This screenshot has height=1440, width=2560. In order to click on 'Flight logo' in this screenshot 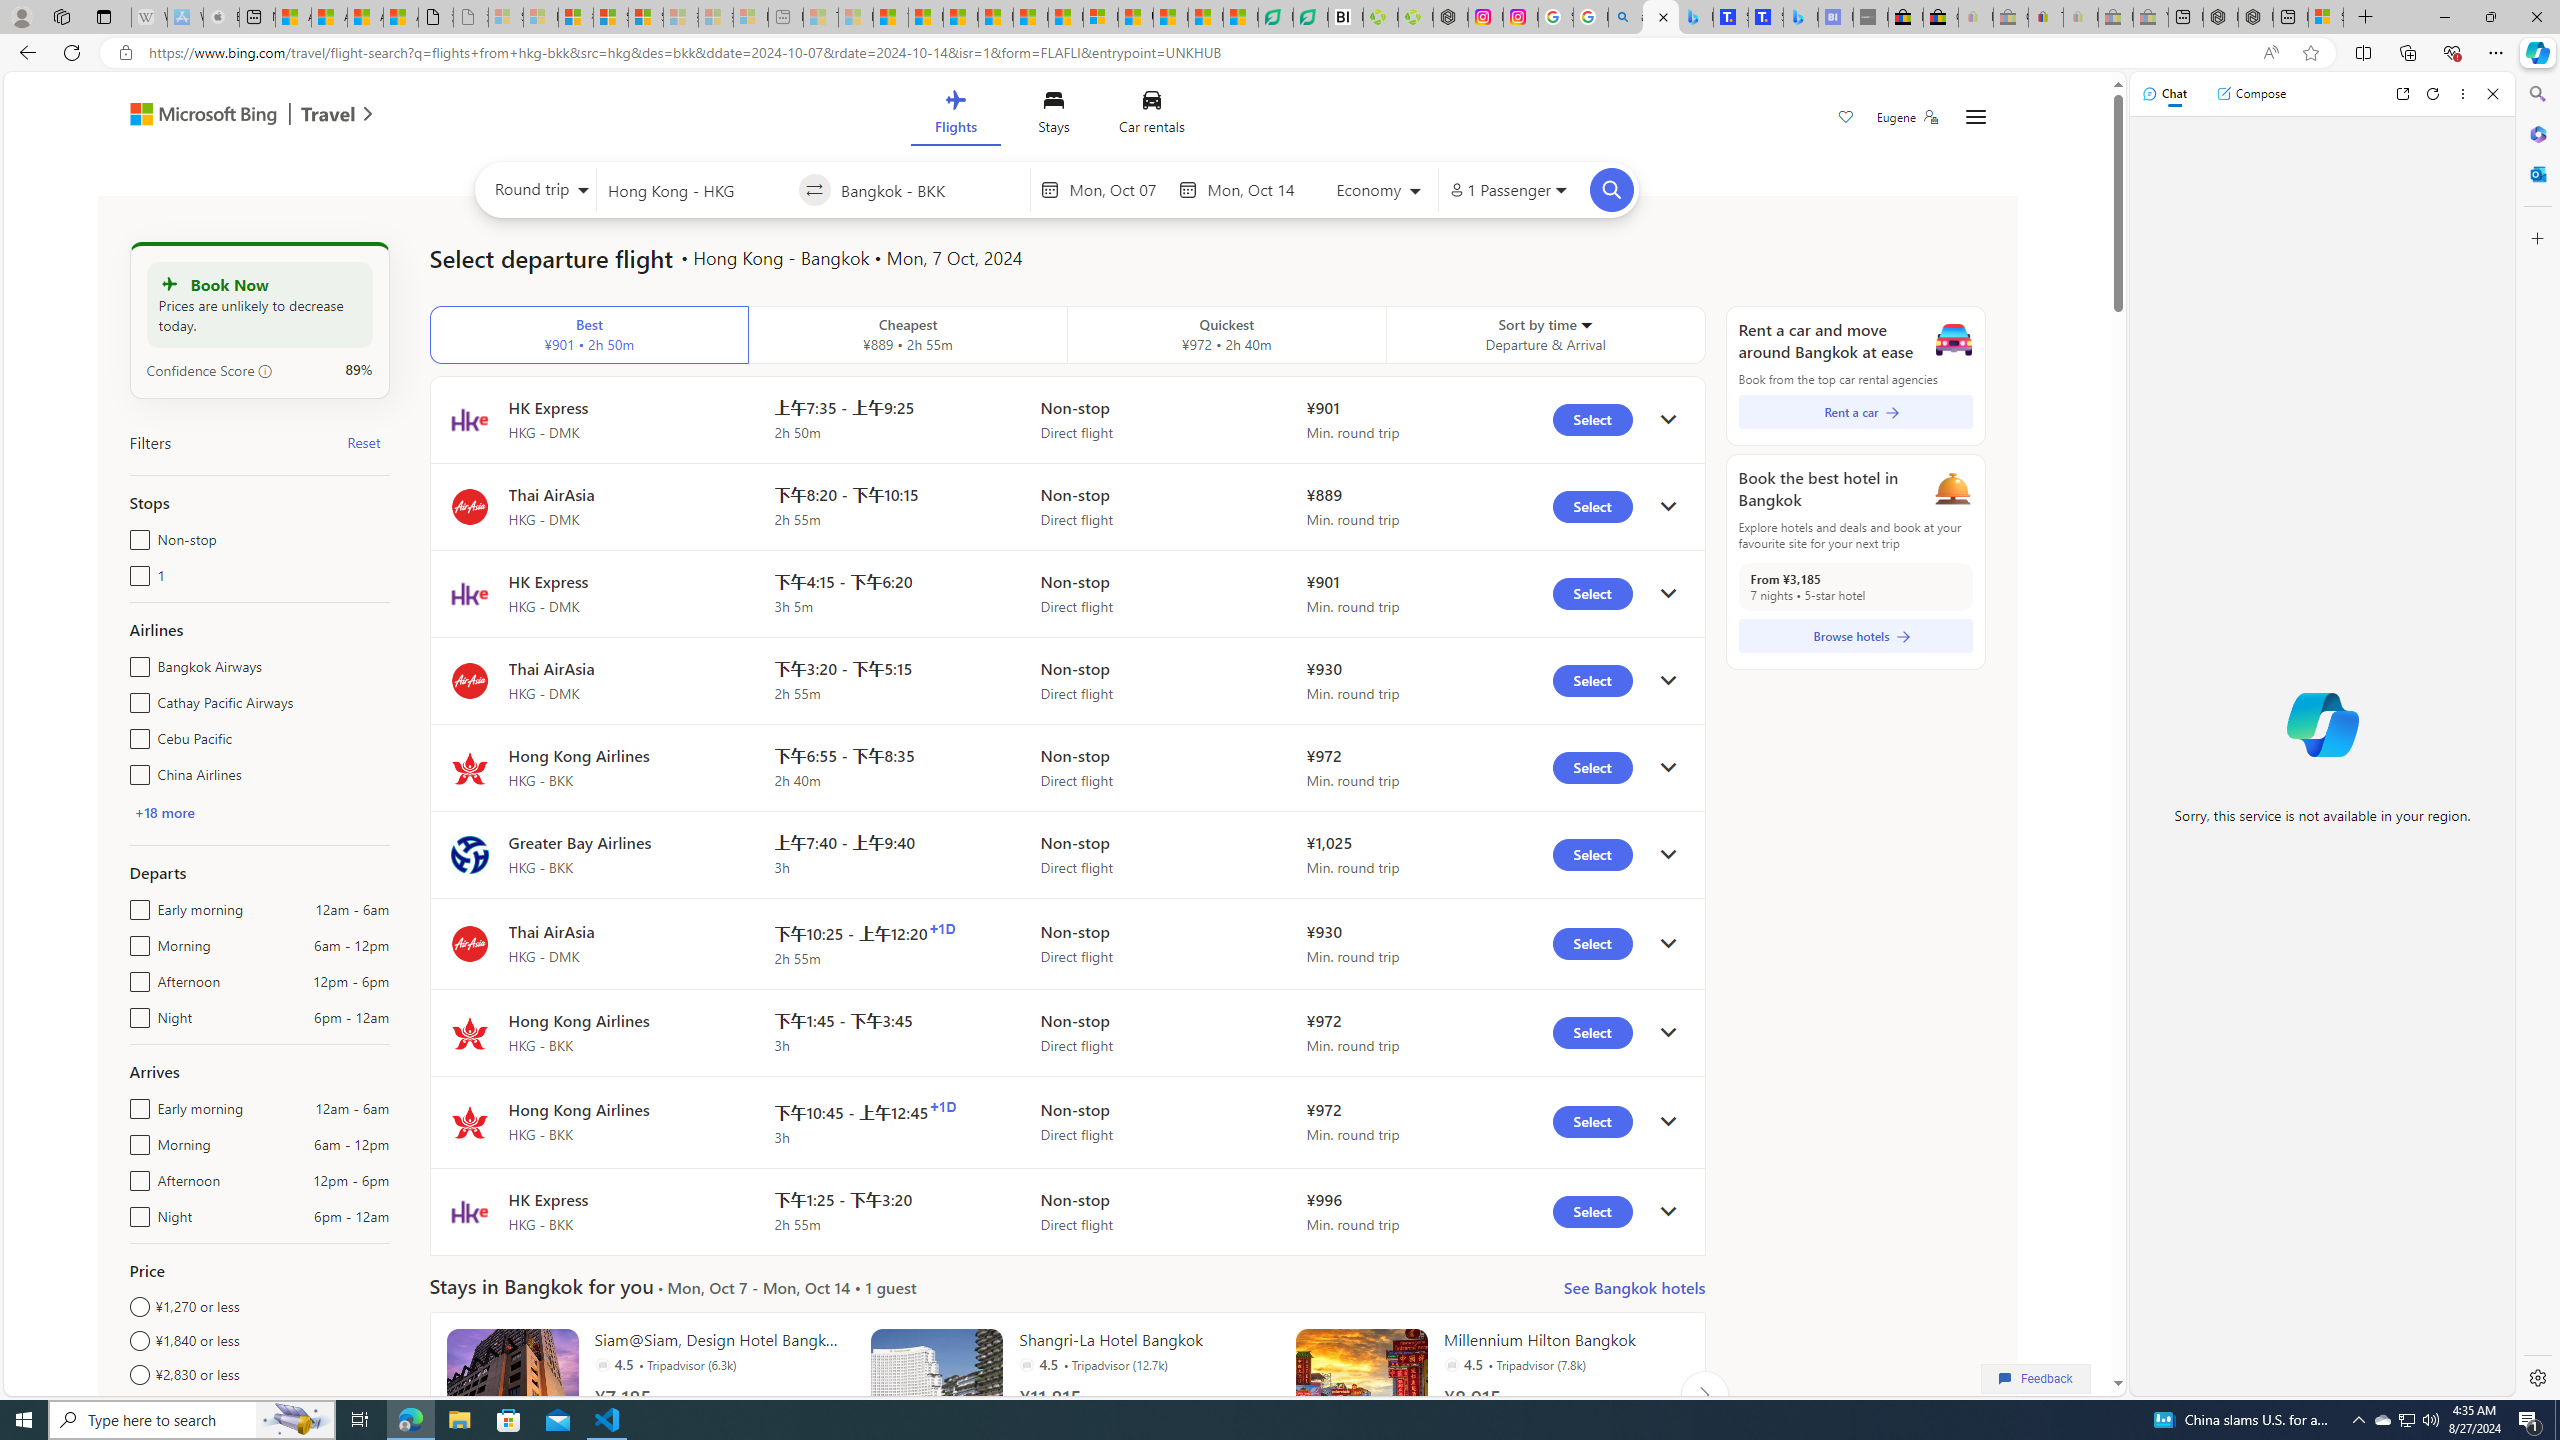, I will do `click(468, 1210)`.